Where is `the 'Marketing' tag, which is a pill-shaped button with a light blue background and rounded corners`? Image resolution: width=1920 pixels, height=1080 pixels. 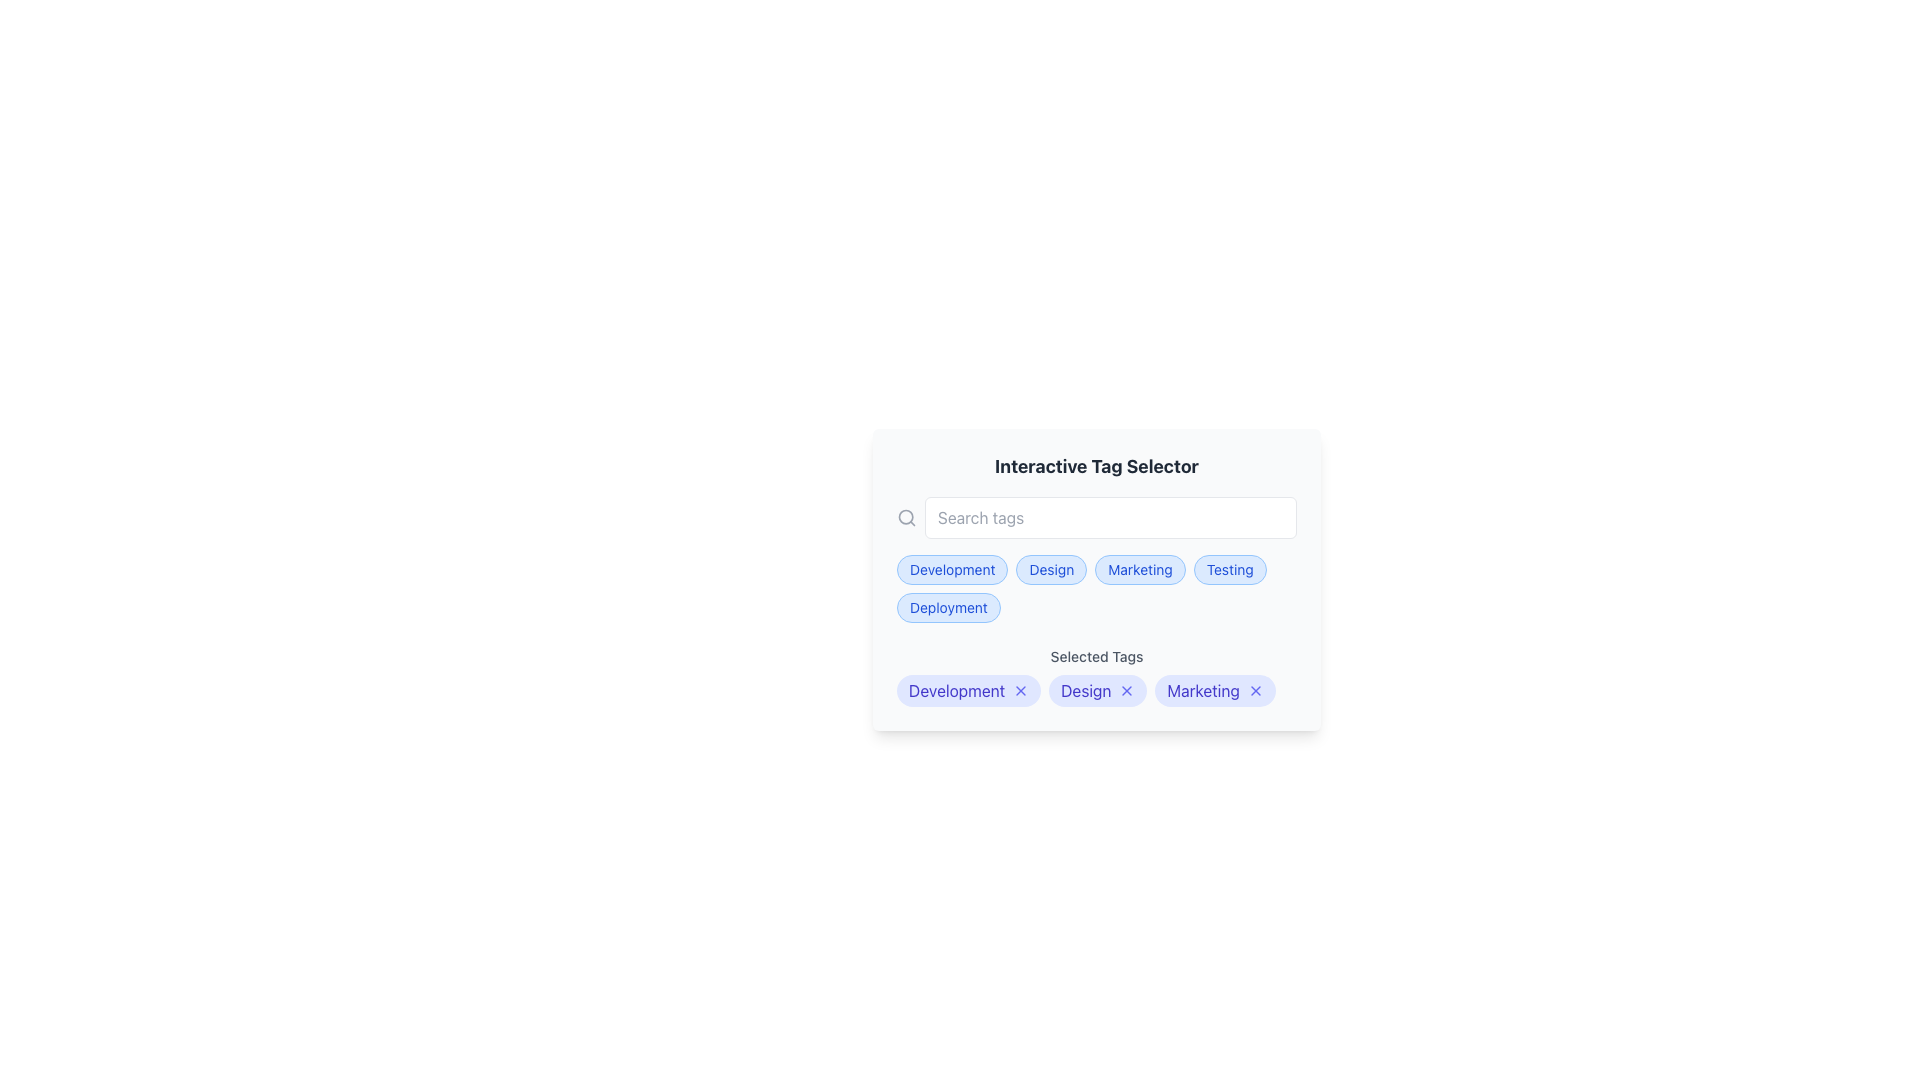 the 'Marketing' tag, which is a pill-shaped button with a light blue background and rounded corners is located at coordinates (1140, 570).